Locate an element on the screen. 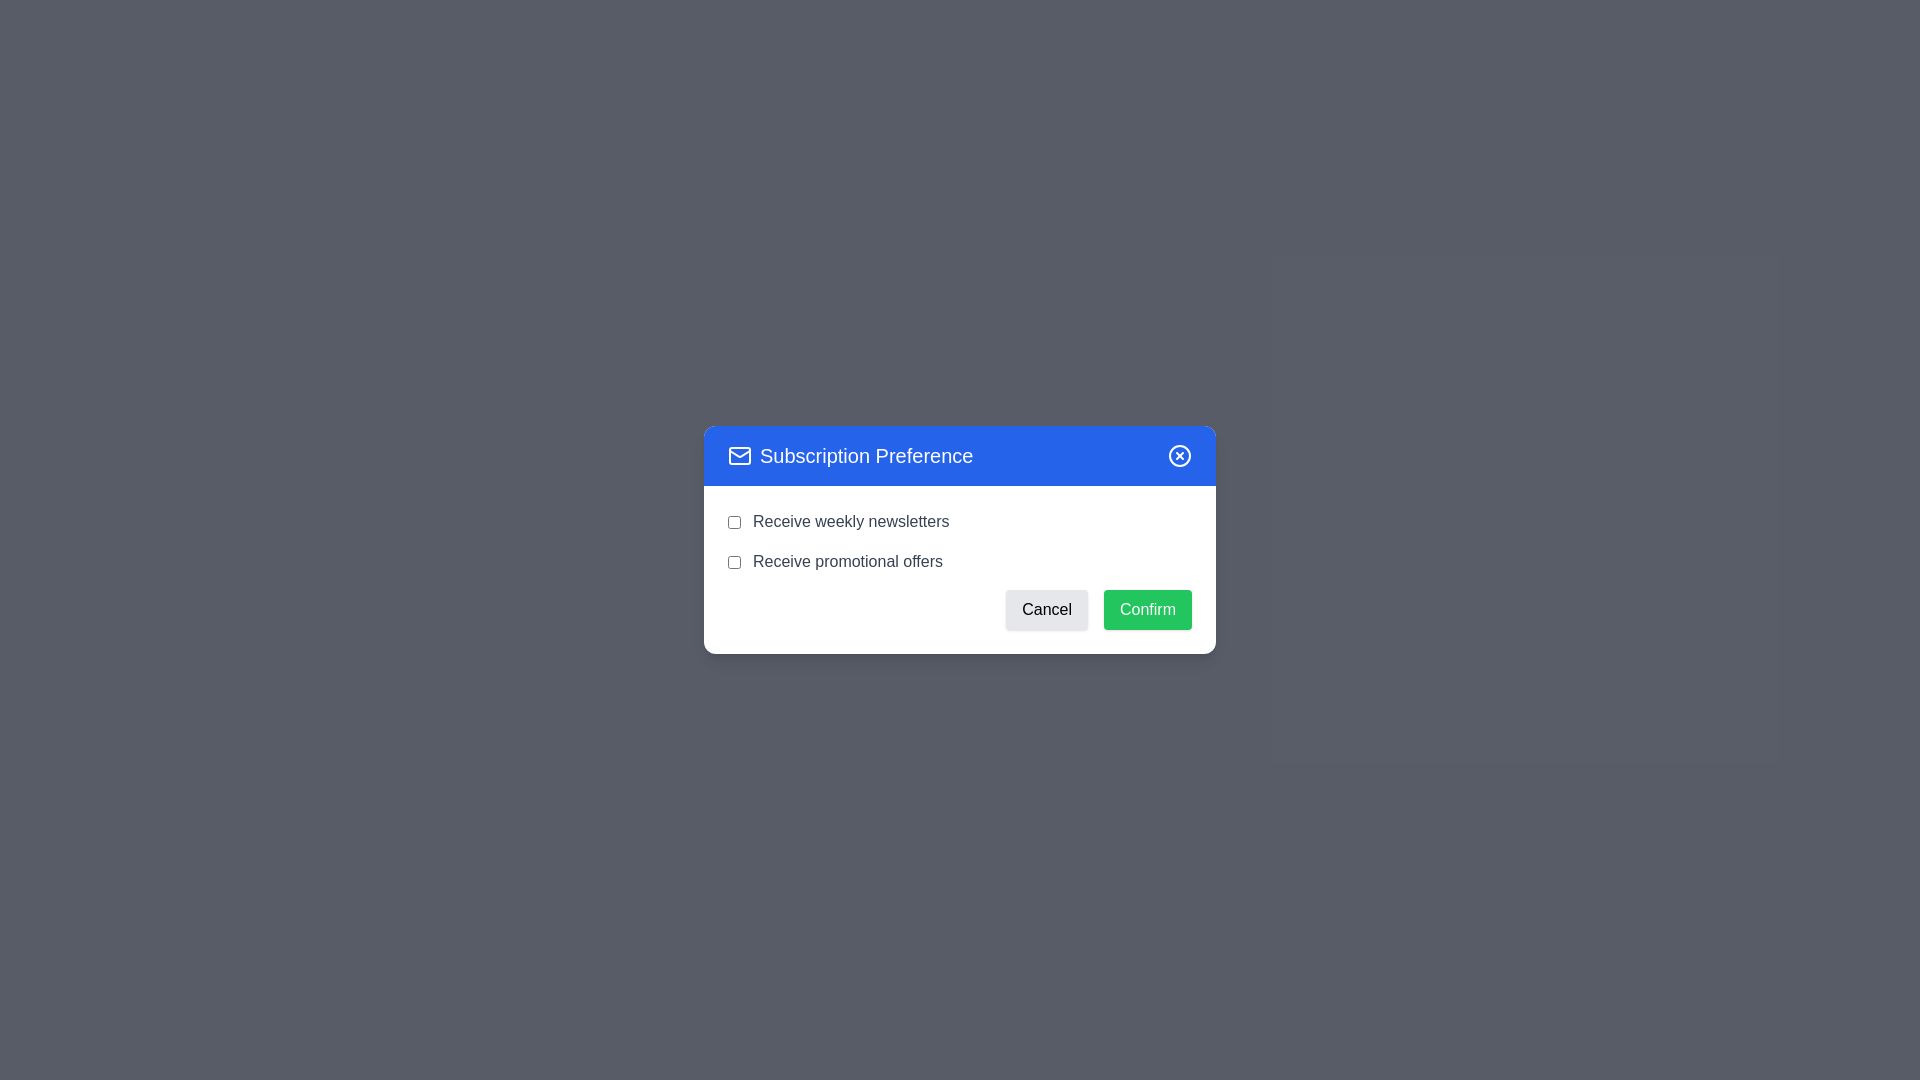 This screenshot has height=1080, width=1920. the 'Cancel' button to close the dialog is located at coordinates (1045, 608).